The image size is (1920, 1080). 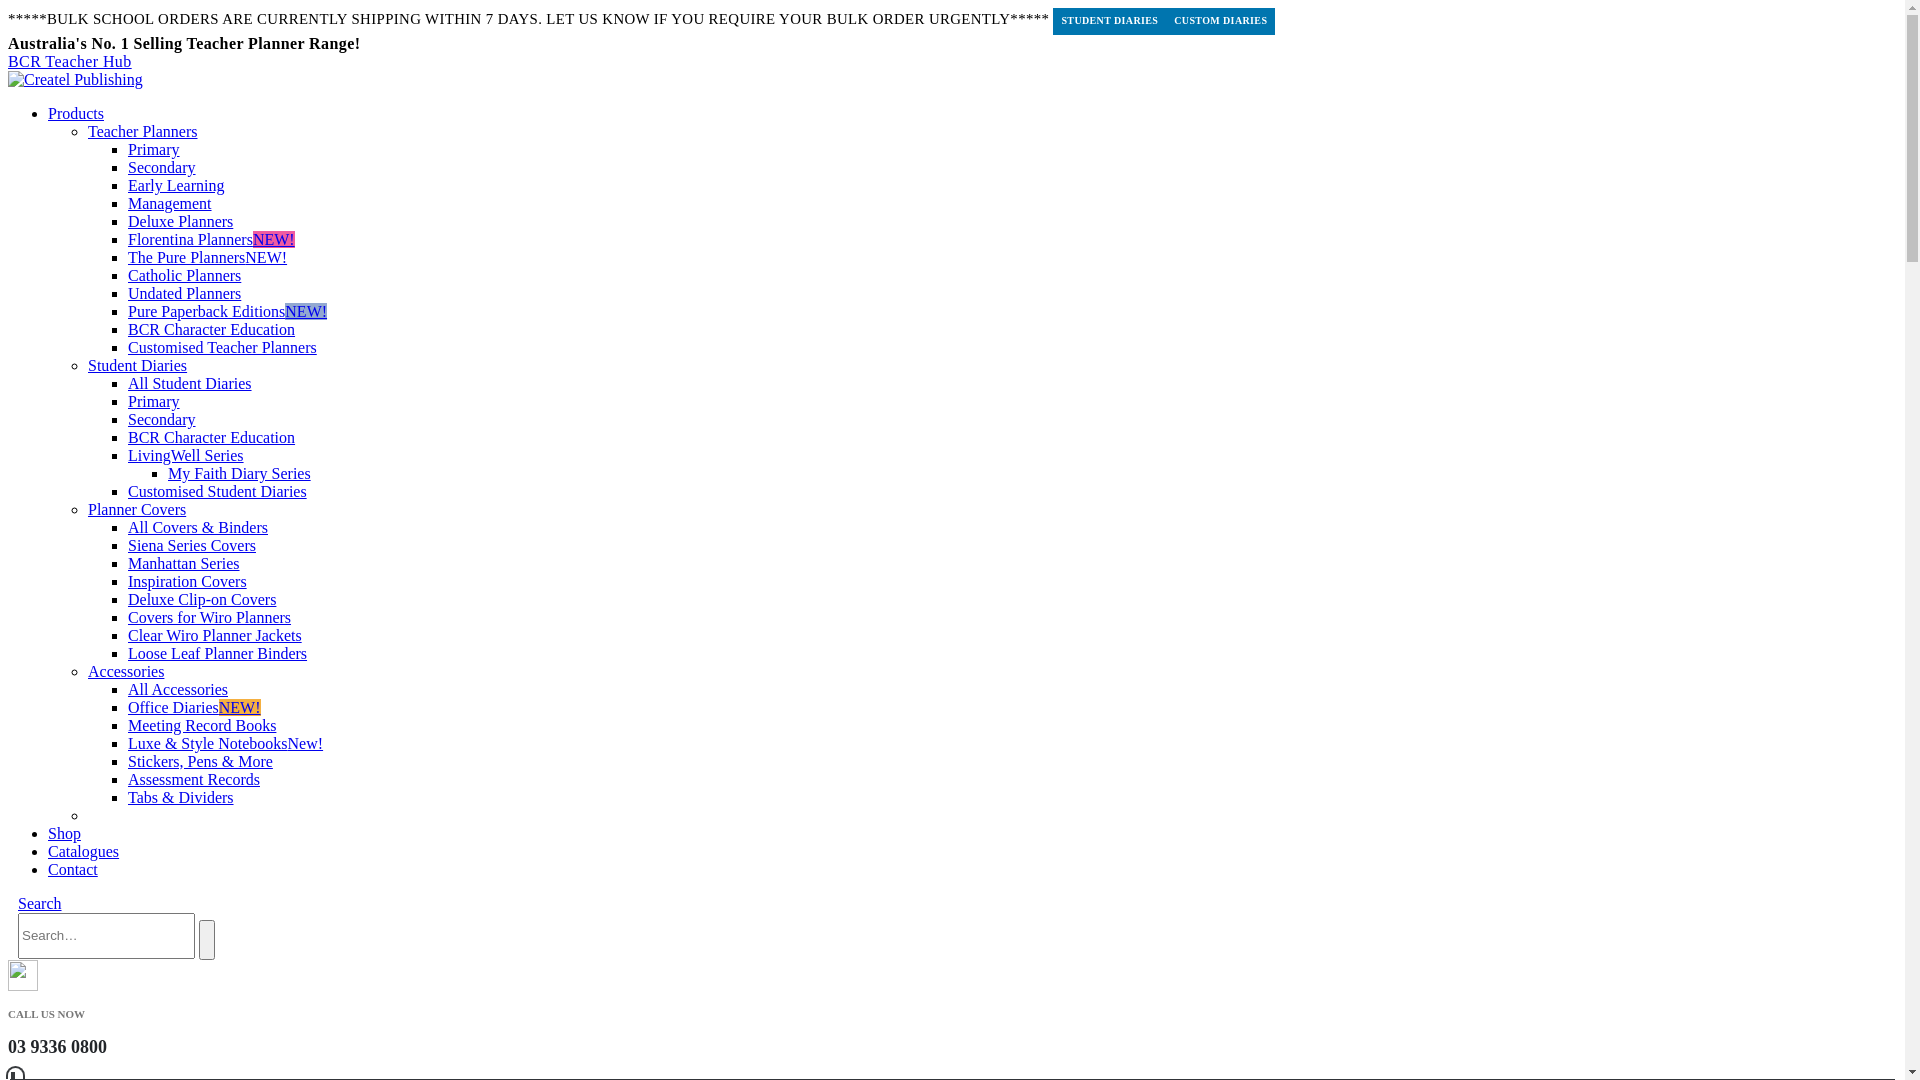 What do you see at coordinates (211, 328) in the screenshot?
I see `'BCR Character Education'` at bounding box center [211, 328].